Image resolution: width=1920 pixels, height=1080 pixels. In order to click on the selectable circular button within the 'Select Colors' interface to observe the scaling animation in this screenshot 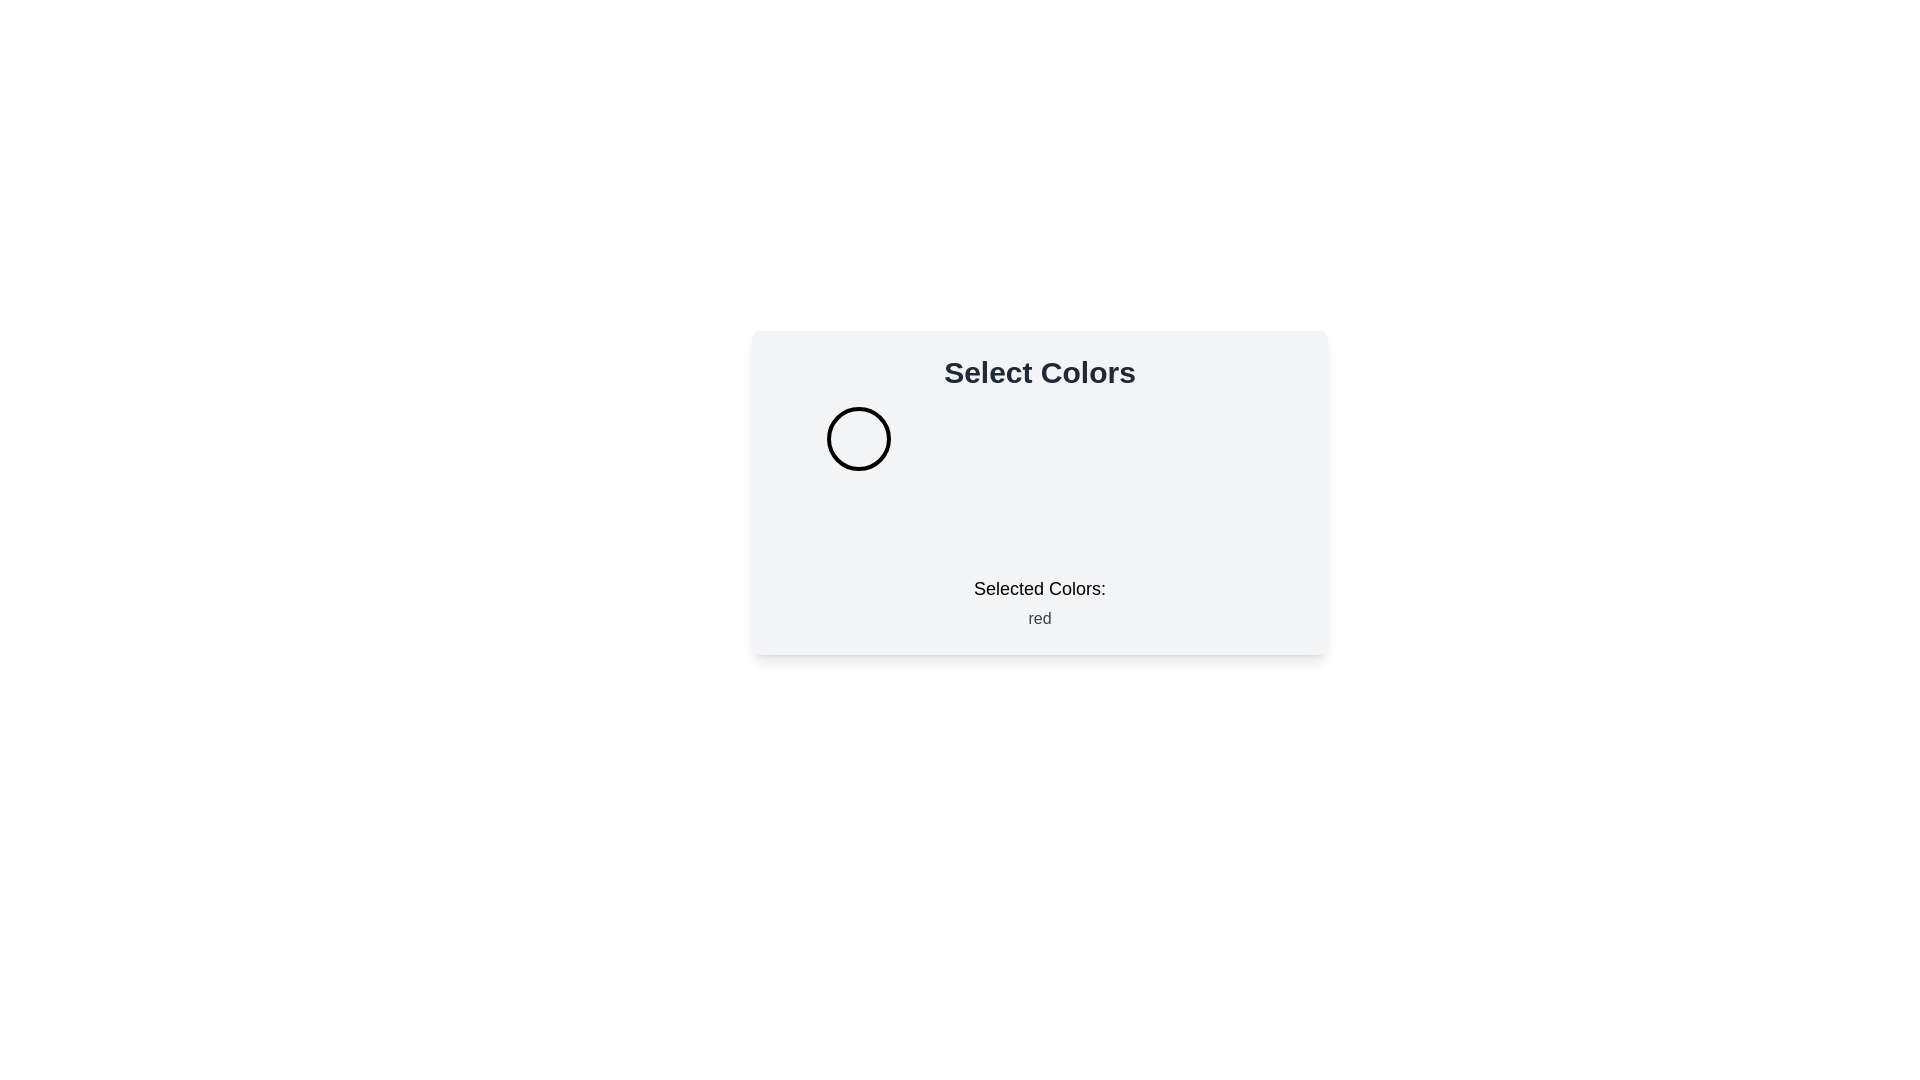, I will do `click(1220, 438)`.